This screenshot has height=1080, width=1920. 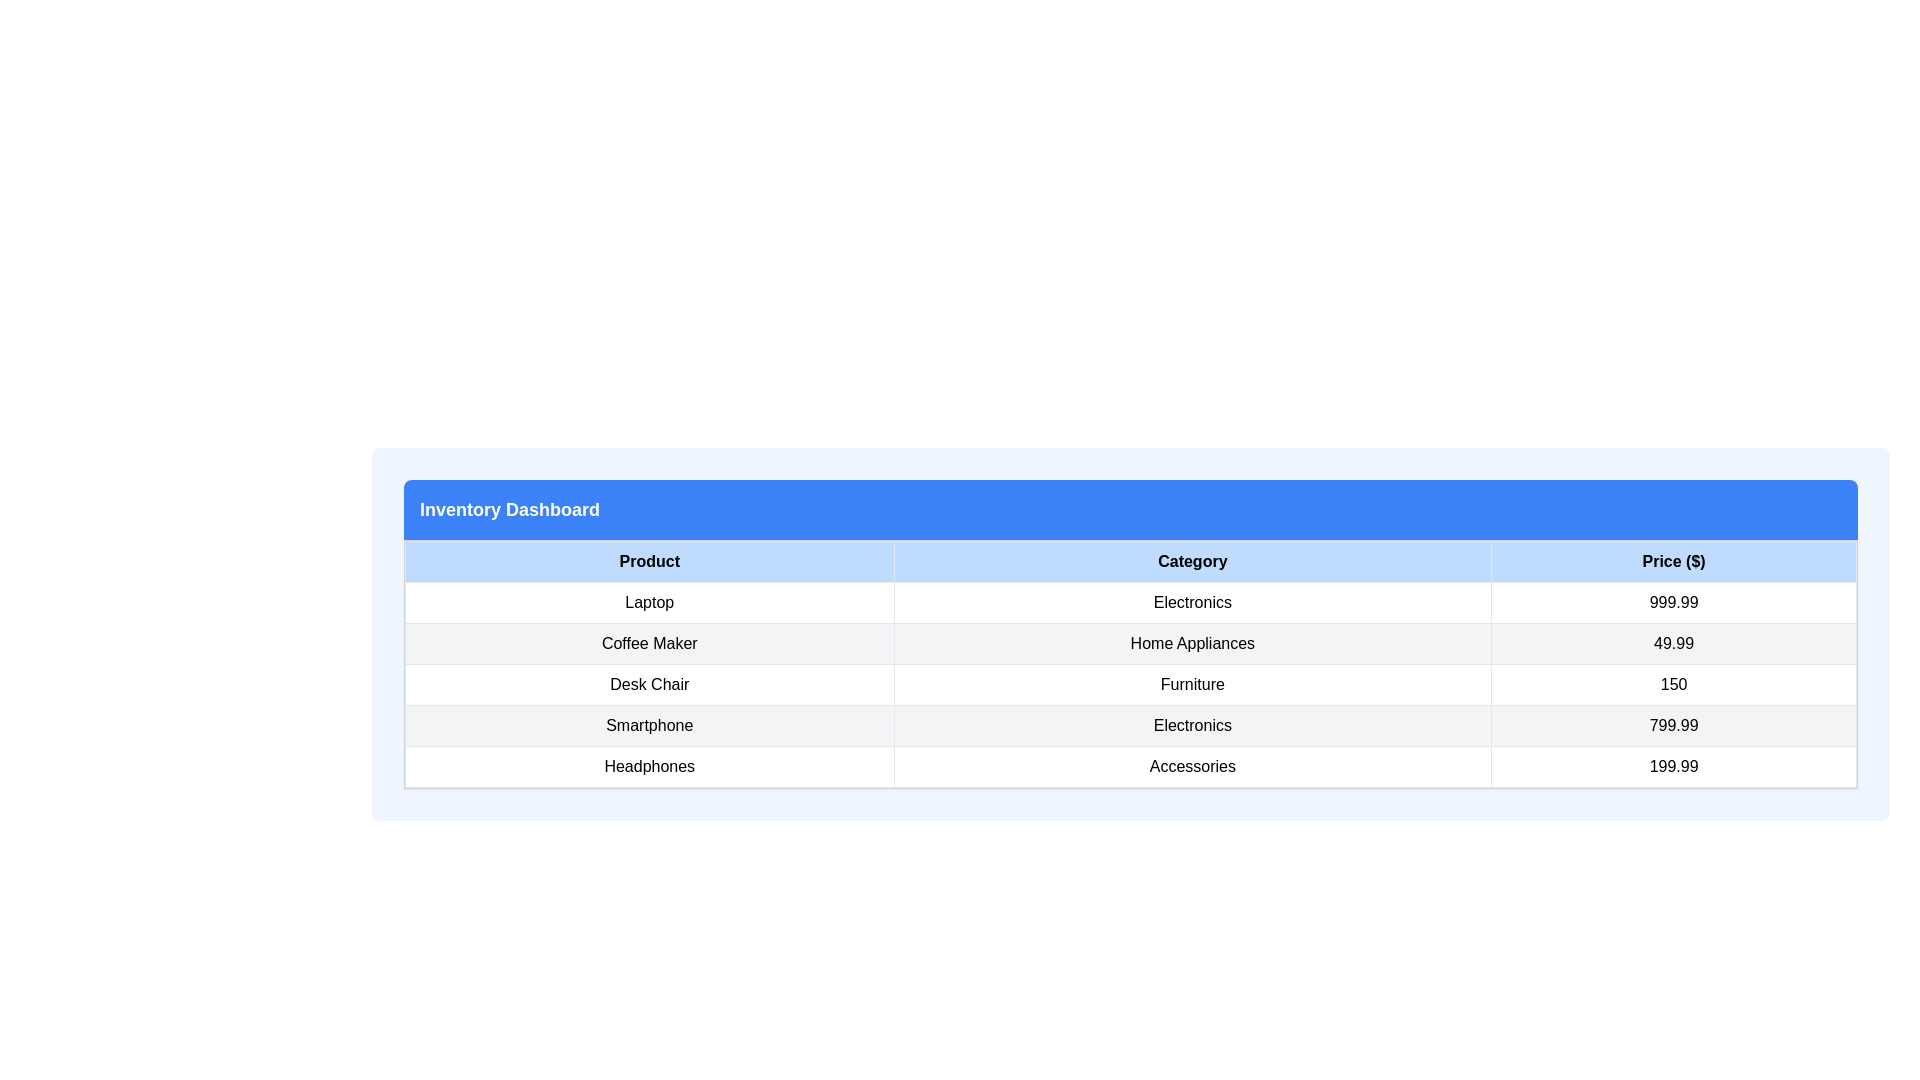 What do you see at coordinates (1131, 725) in the screenshot?
I see `the fourth row in the 'Inventory Dashboard' table displaying product information, which includes the product name 'Smartphone', category 'Electronics', and price '799.99'` at bounding box center [1131, 725].